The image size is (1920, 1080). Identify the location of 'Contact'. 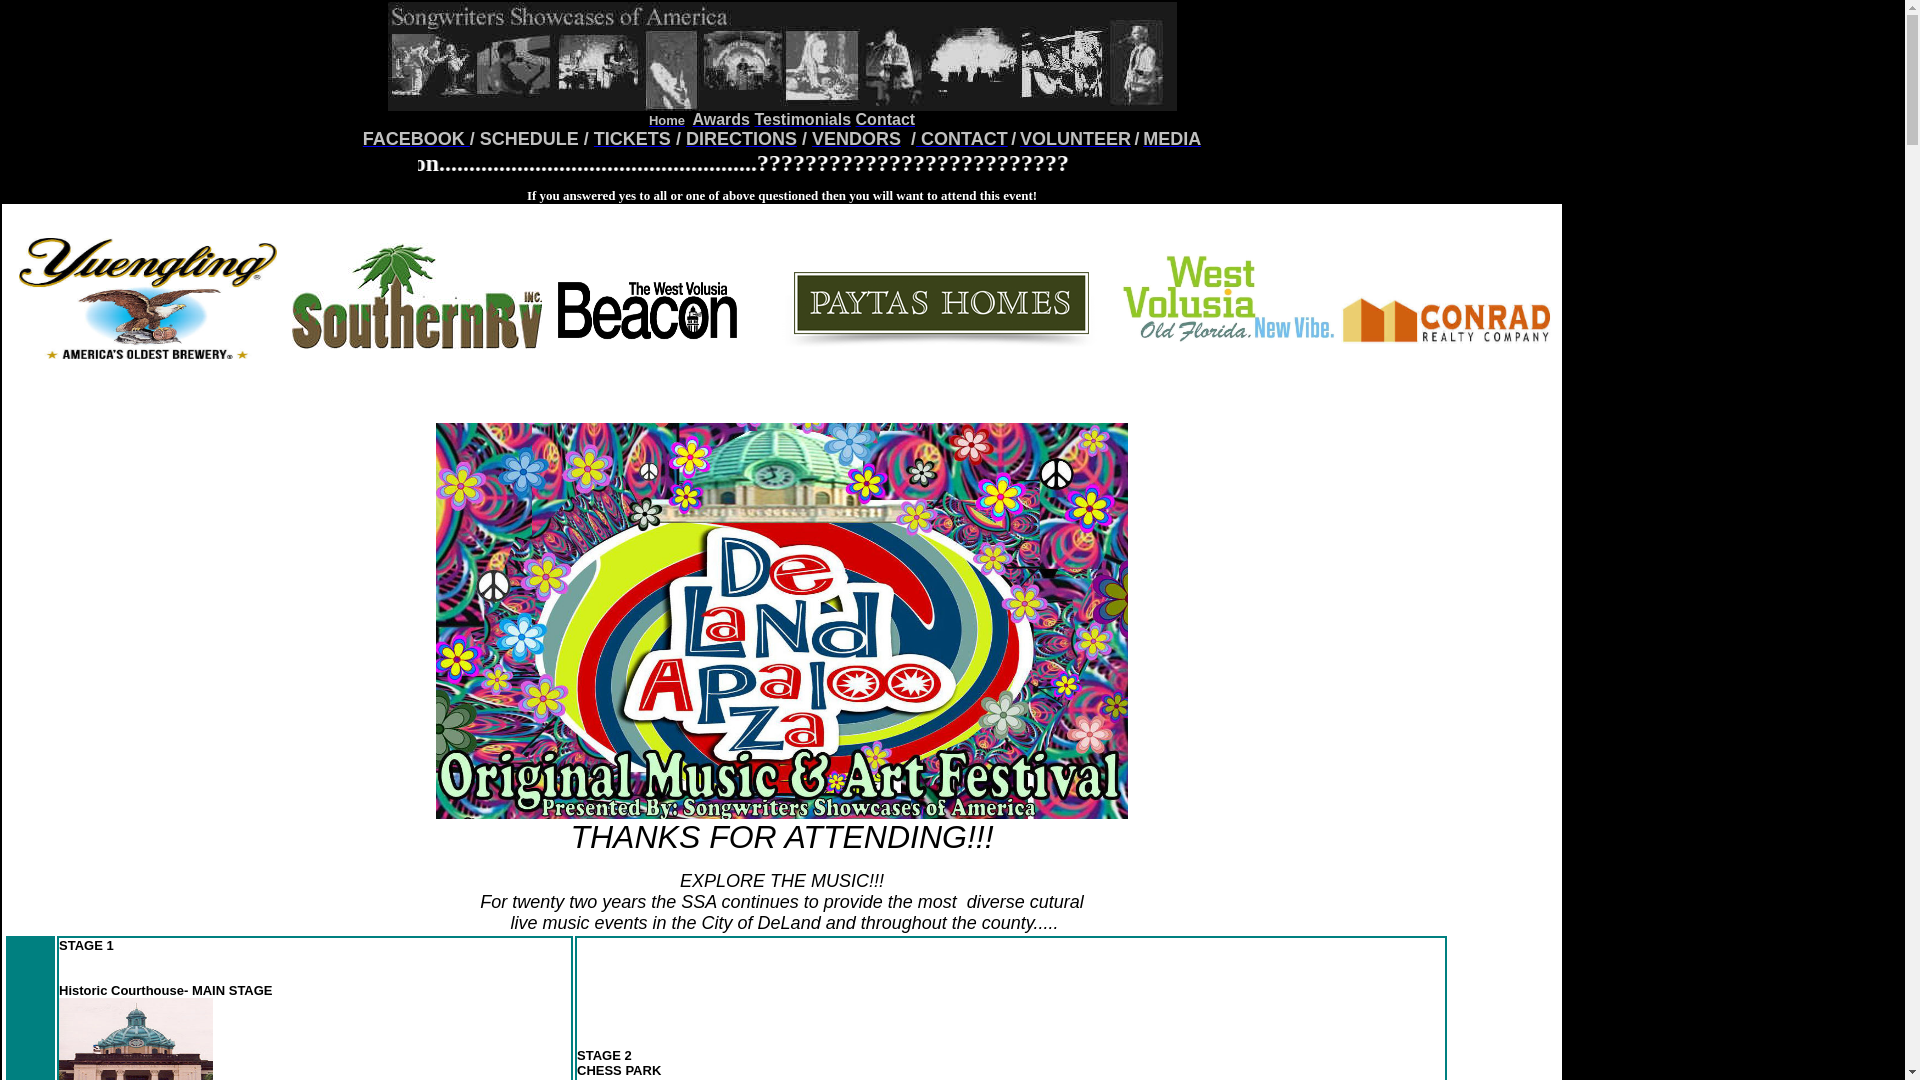
(885, 119).